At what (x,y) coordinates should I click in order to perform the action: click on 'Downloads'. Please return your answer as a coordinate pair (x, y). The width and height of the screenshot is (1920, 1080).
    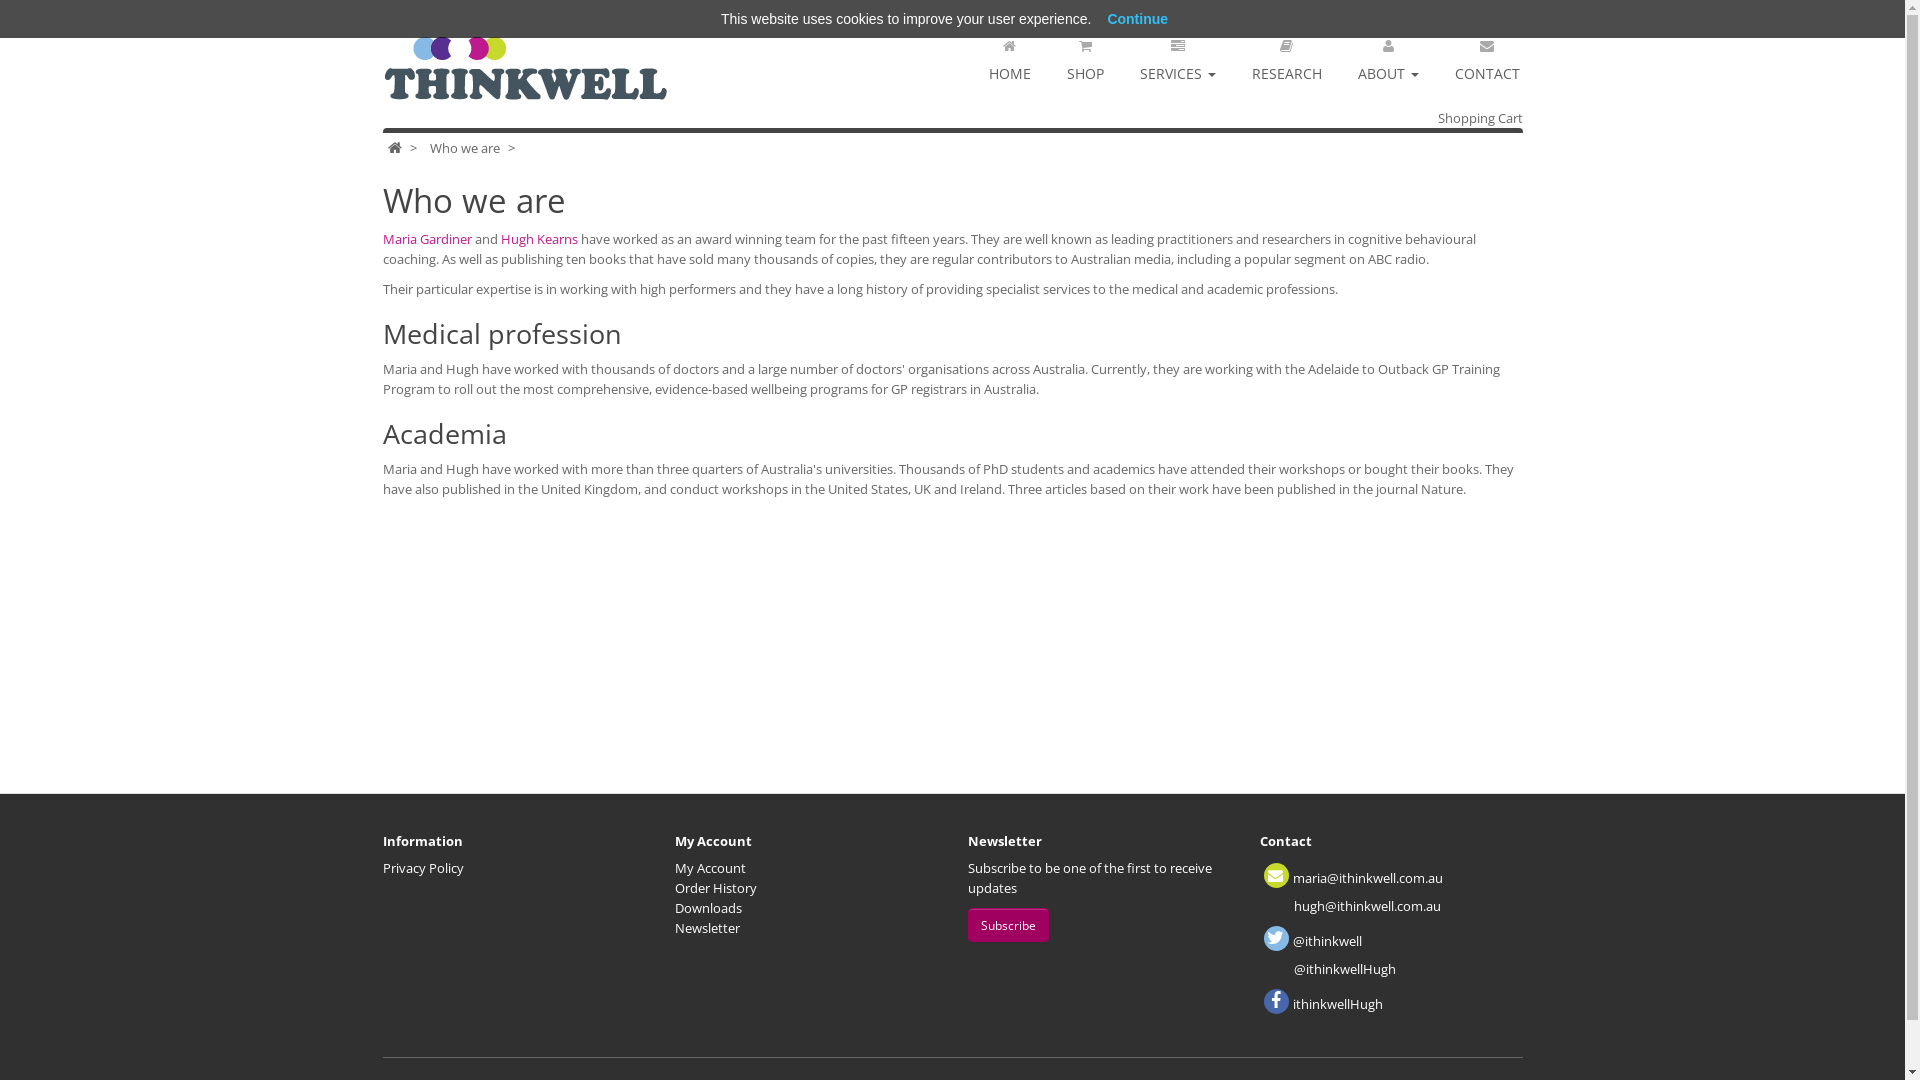
    Looking at the image, I should click on (708, 907).